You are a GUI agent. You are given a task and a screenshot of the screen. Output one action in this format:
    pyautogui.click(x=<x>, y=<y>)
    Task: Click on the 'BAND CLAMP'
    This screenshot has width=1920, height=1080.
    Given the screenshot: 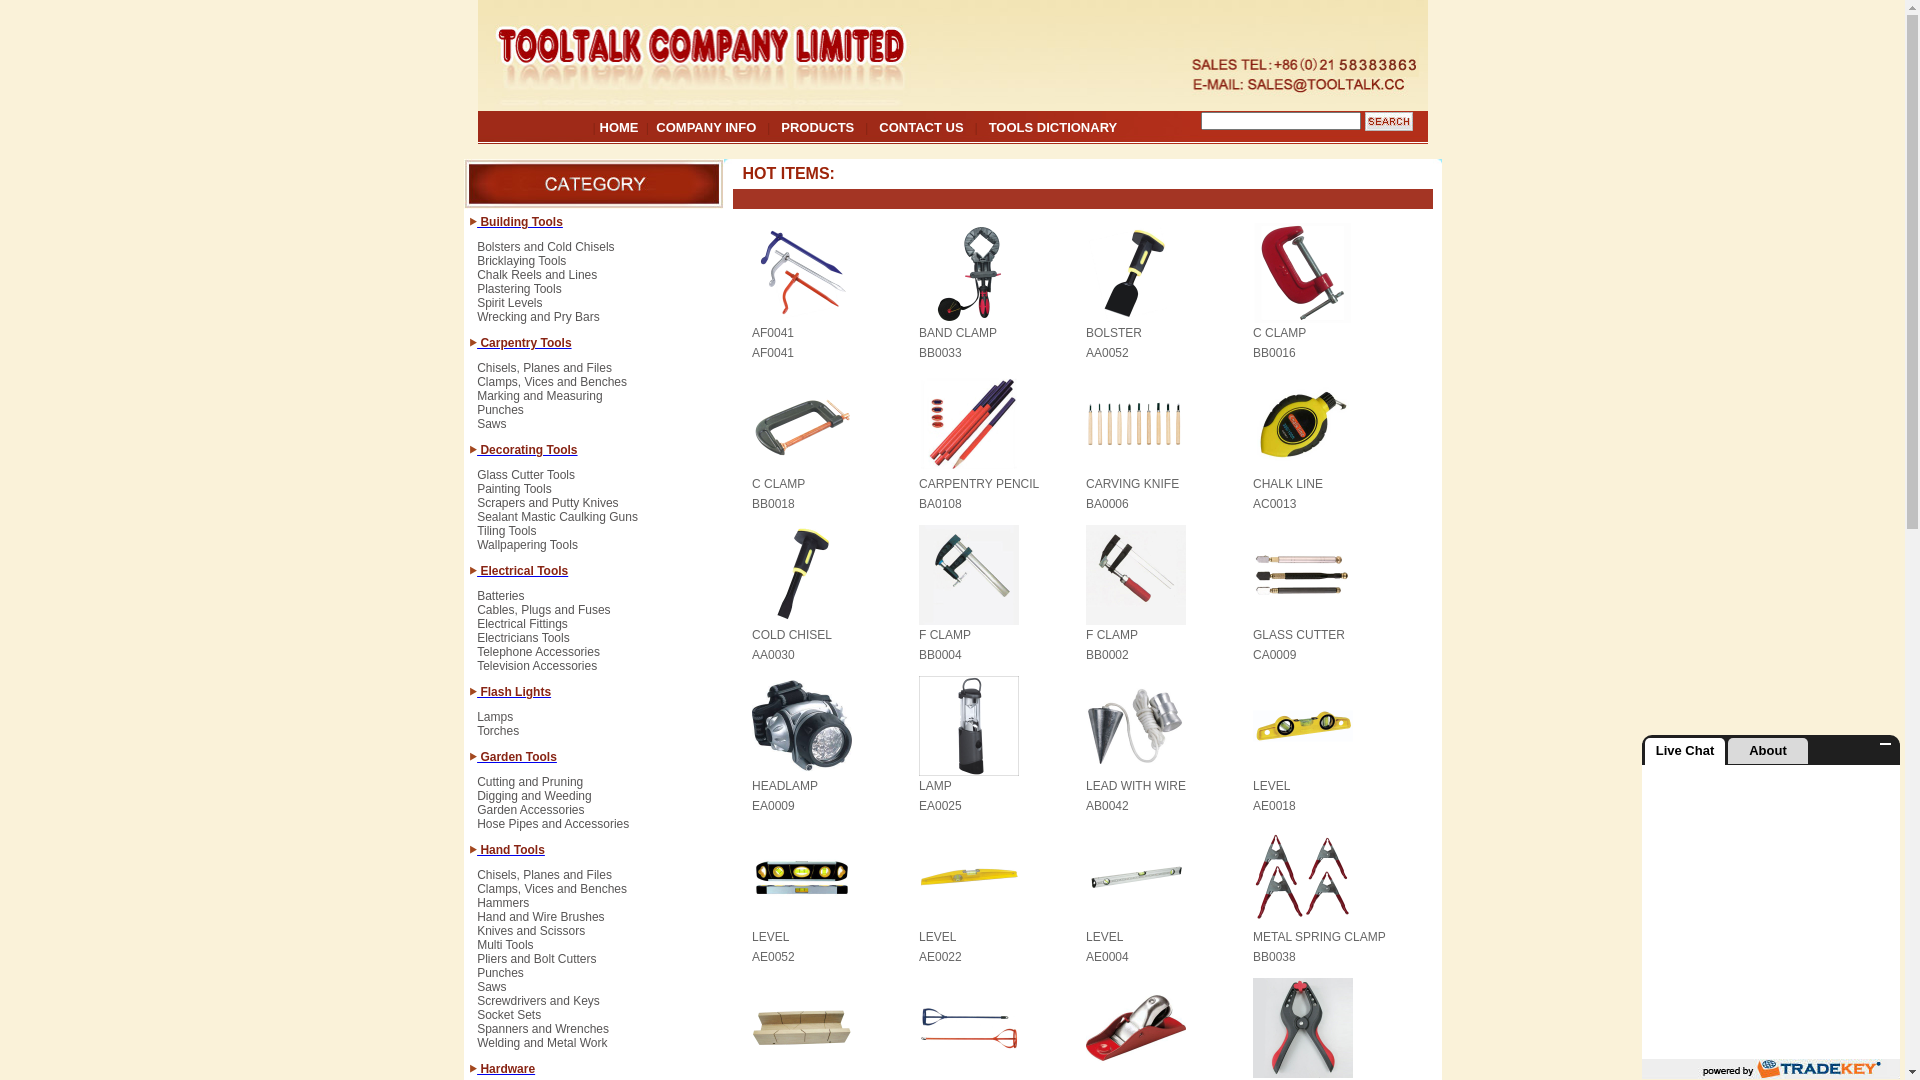 What is the action you would take?
    pyautogui.click(x=957, y=331)
    